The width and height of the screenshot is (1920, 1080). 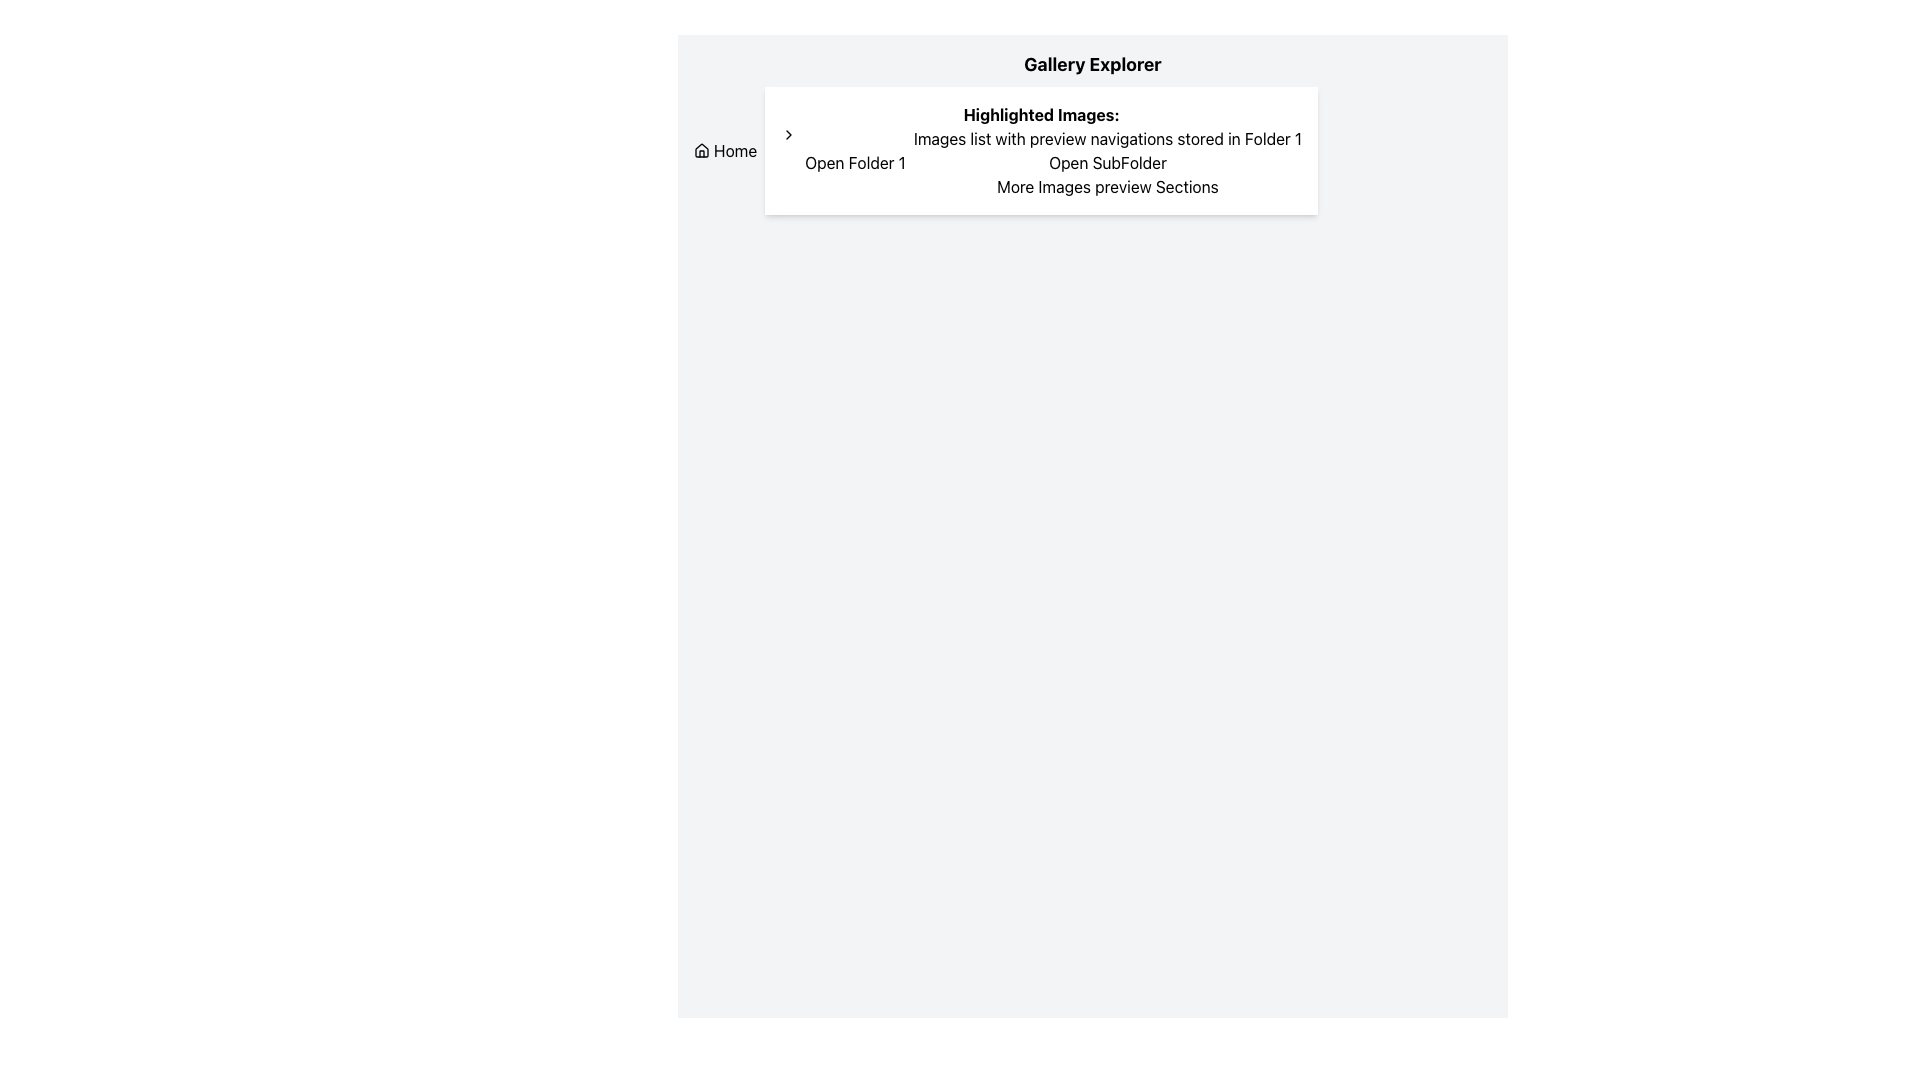 What do you see at coordinates (1040, 161) in the screenshot?
I see `the 'Open SubFolder' button located in the 'Highlighted Images:' section to possibly reveal more information` at bounding box center [1040, 161].